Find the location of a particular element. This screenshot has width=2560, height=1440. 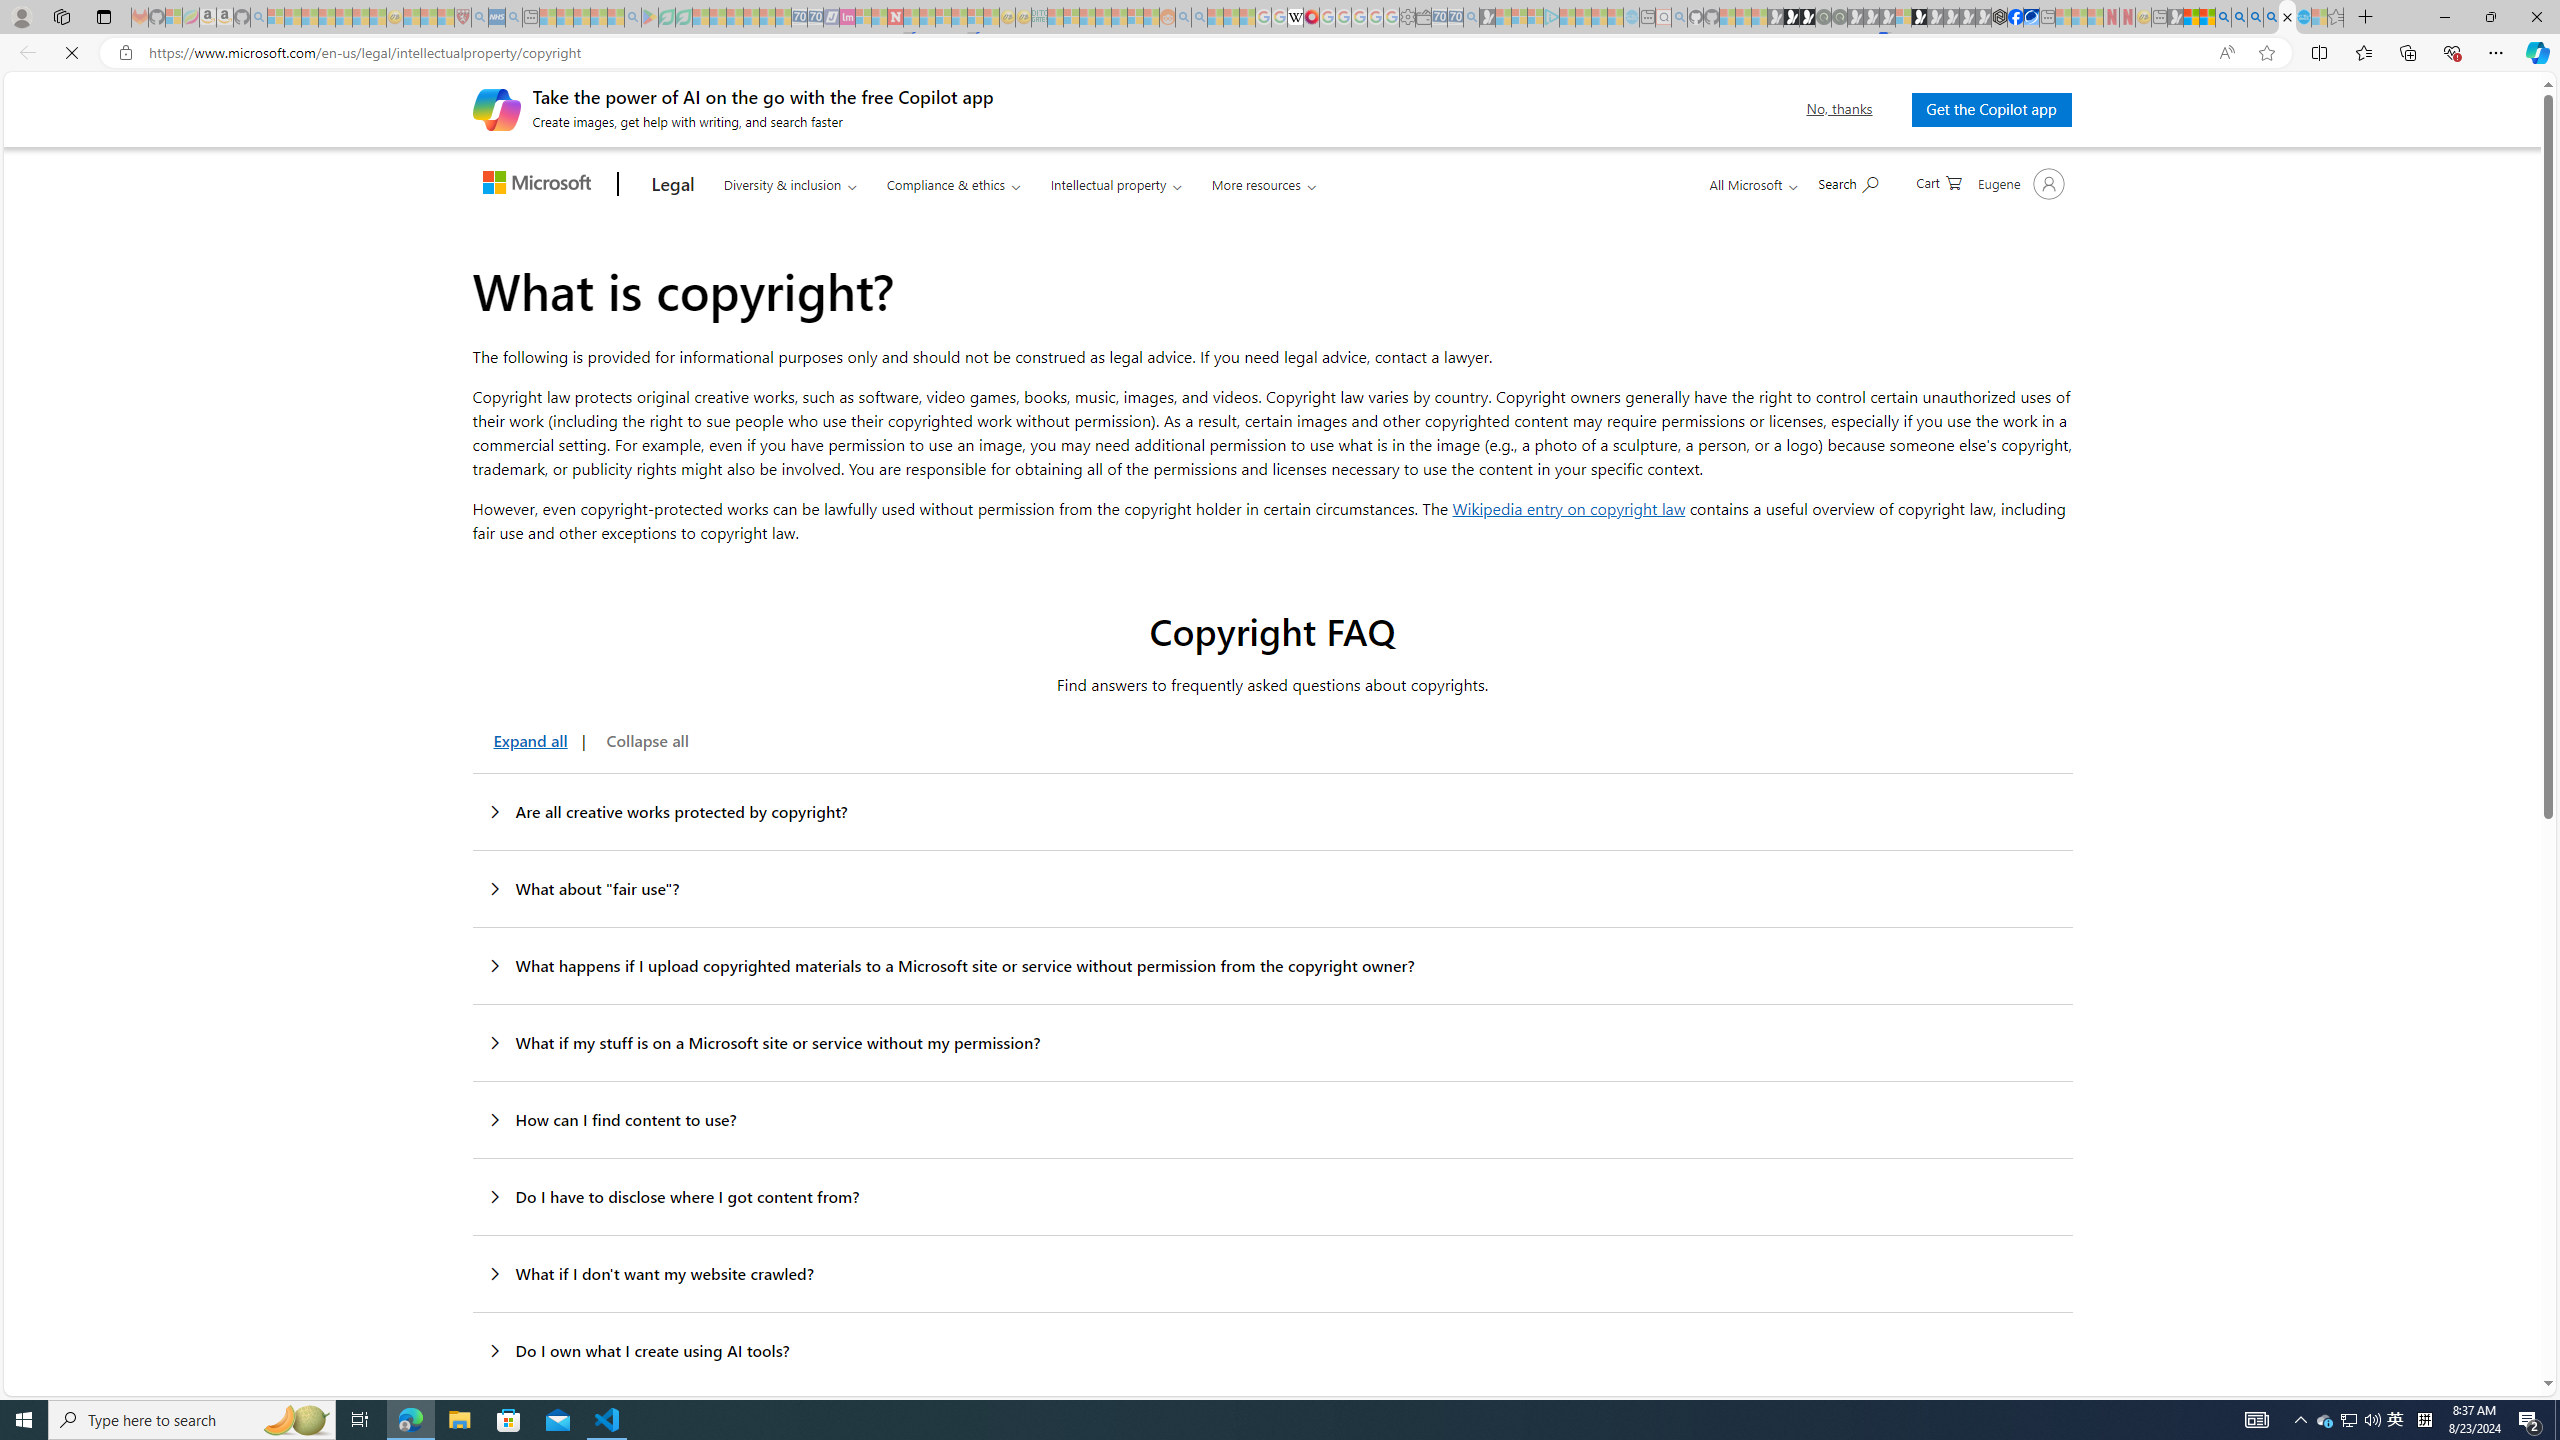

'Pets - MSN - Sleeping' is located at coordinates (599, 16).